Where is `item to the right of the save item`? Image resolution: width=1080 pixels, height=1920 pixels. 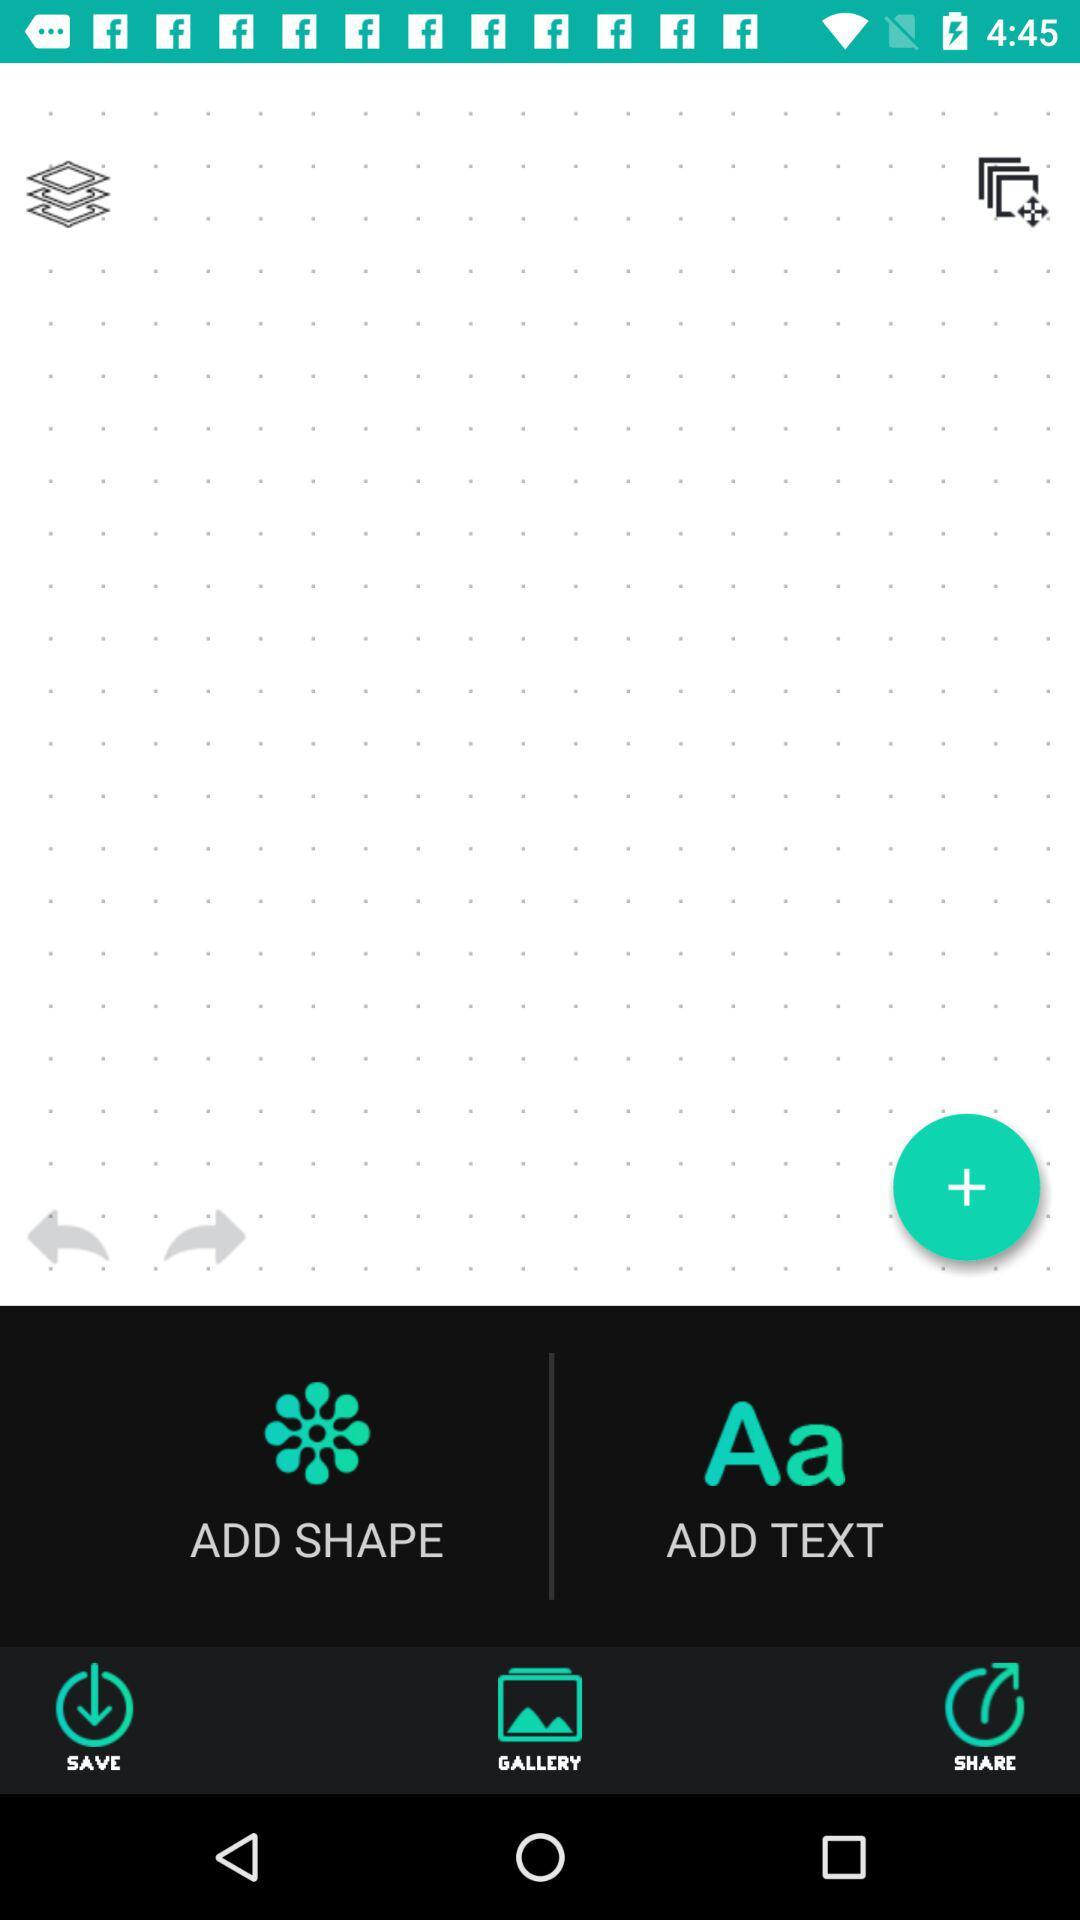
item to the right of the save item is located at coordinates (540, 1719).